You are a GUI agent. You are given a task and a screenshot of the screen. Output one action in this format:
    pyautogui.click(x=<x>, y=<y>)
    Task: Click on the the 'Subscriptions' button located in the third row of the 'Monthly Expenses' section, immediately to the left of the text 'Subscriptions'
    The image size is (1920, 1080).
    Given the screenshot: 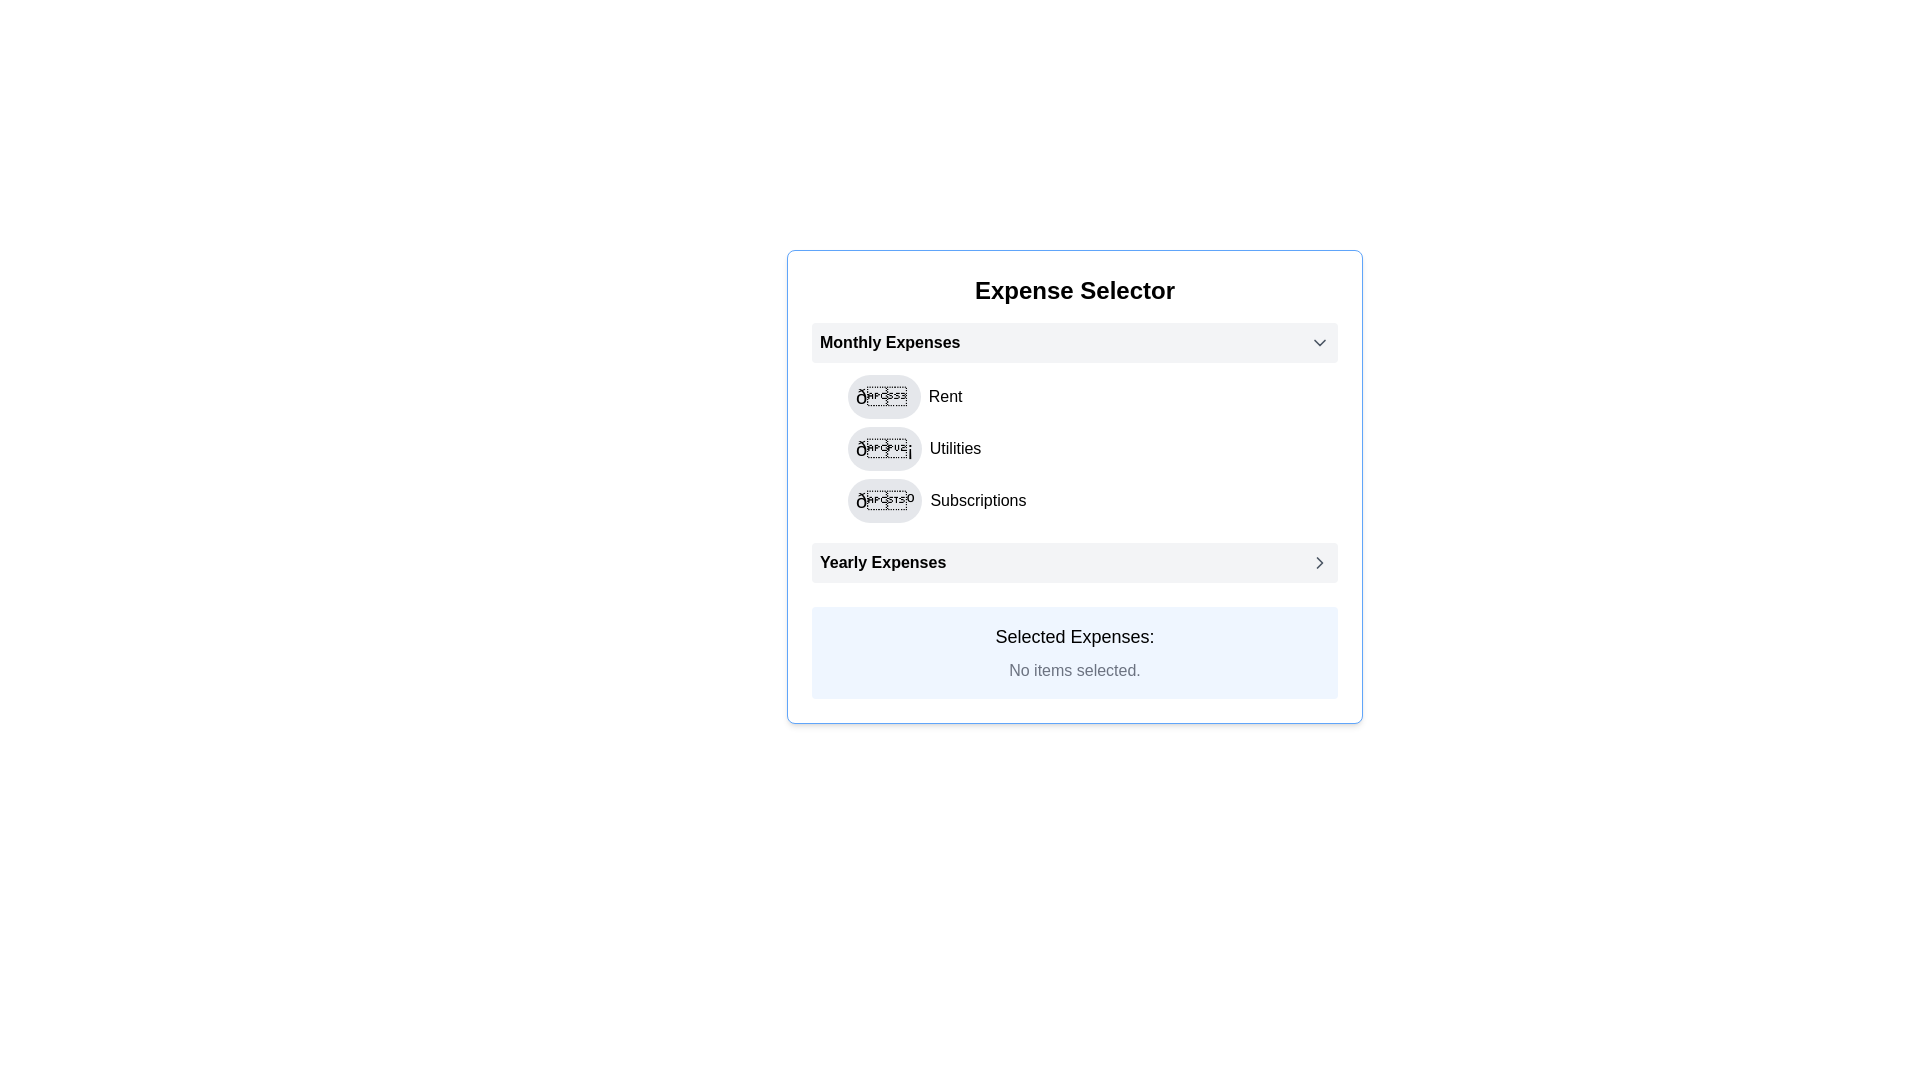 What is the action you would take?
    pyautogui.click(x=884, y=500)
    